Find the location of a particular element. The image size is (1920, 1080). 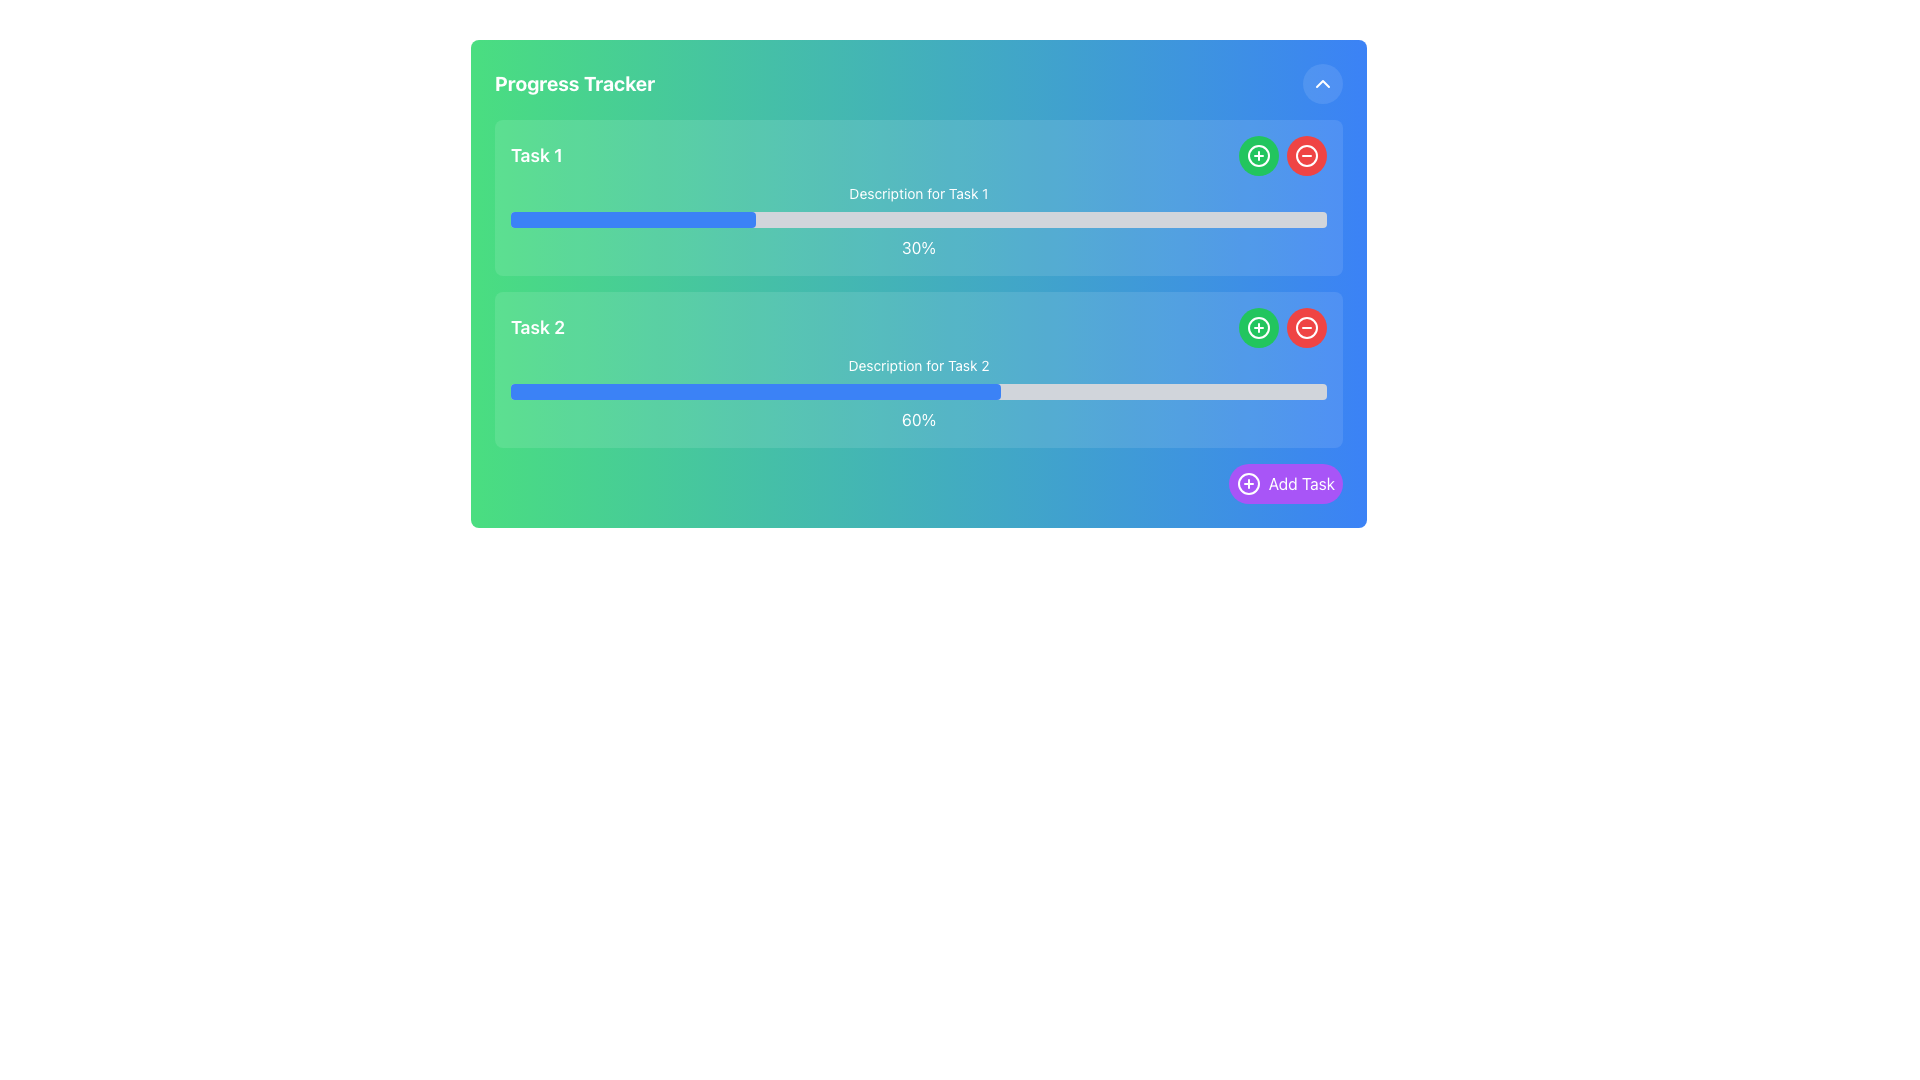

the green button located to the right of the task progress bar is located at coordinates (1257, 326).